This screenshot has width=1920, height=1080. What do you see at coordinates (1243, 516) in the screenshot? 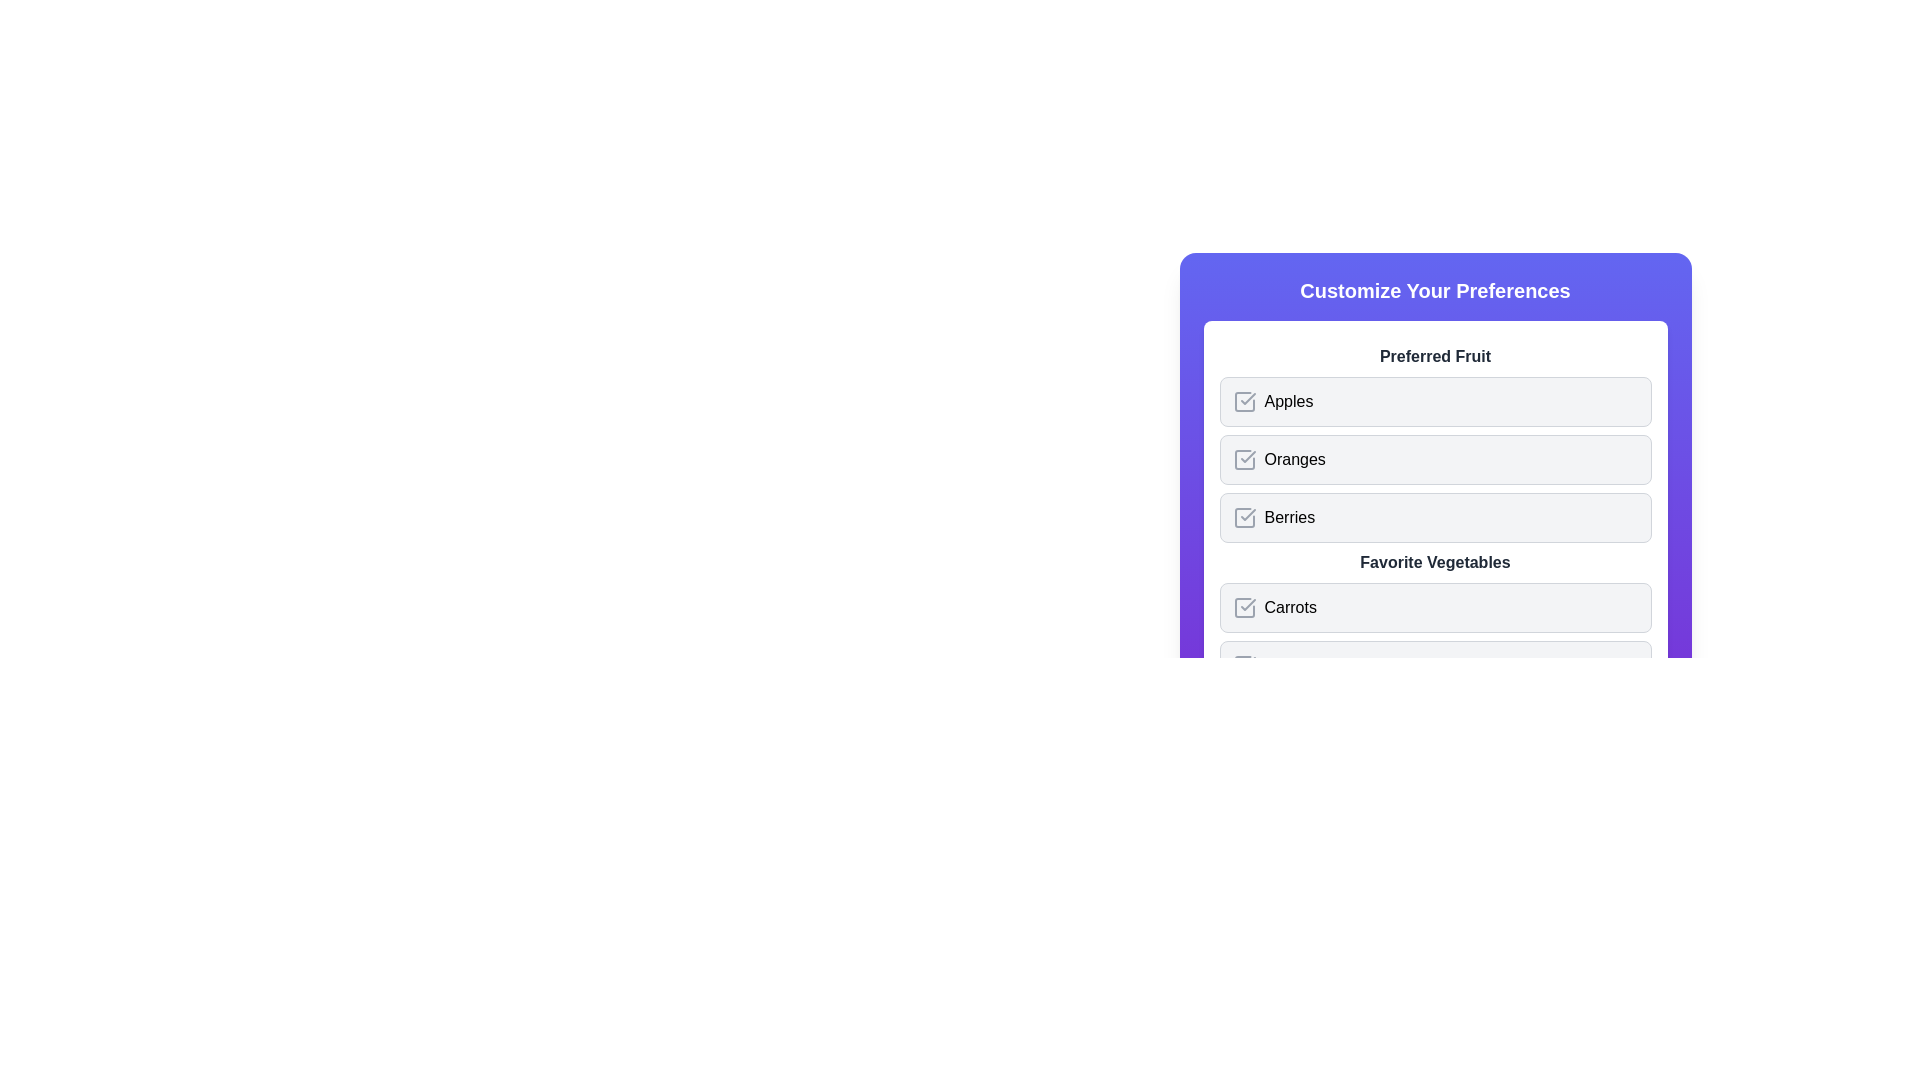
I see `the Checkbox icon for 'Berries'` at bounding box center [1243, 516].